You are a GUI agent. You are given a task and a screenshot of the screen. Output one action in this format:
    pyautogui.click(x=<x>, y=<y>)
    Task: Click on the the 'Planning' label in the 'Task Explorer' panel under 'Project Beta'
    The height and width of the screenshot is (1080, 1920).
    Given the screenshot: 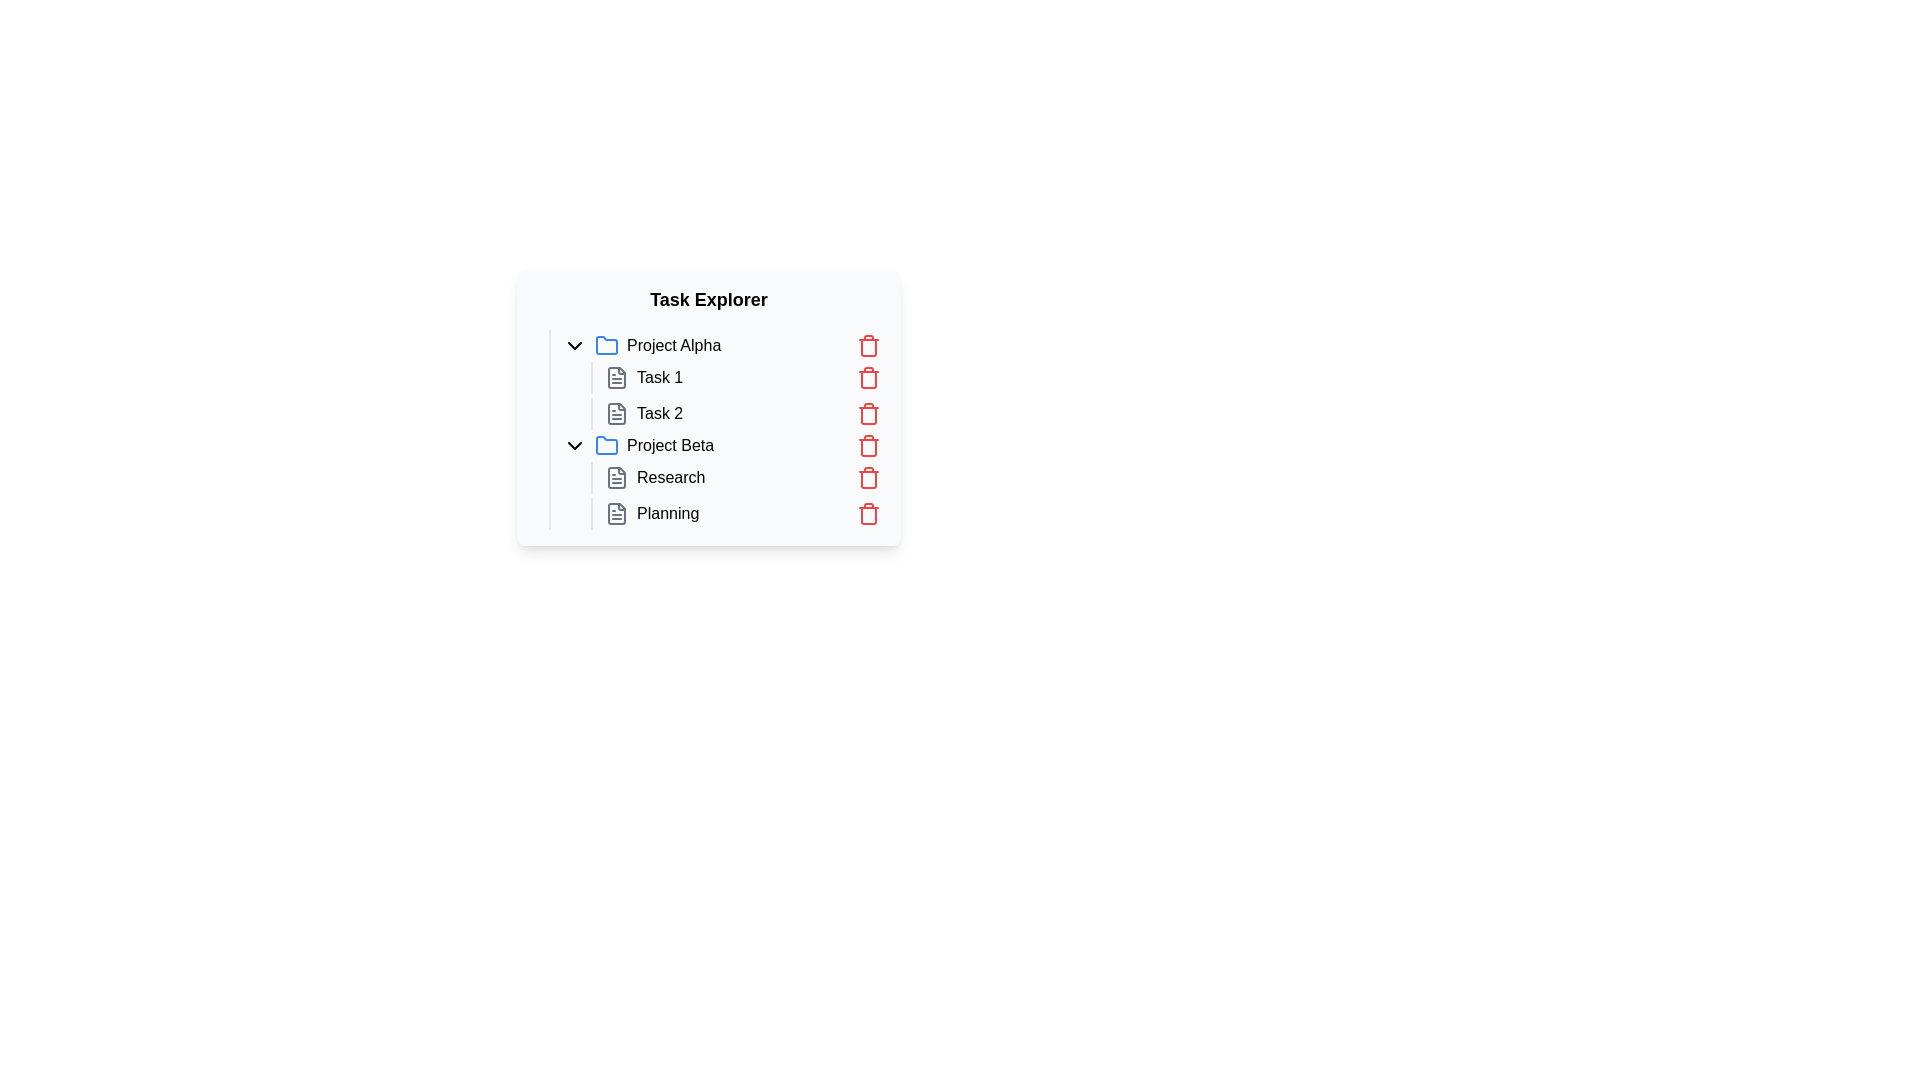 What is the action you would take?
    pyautogui.click(x=668, y=512)
    